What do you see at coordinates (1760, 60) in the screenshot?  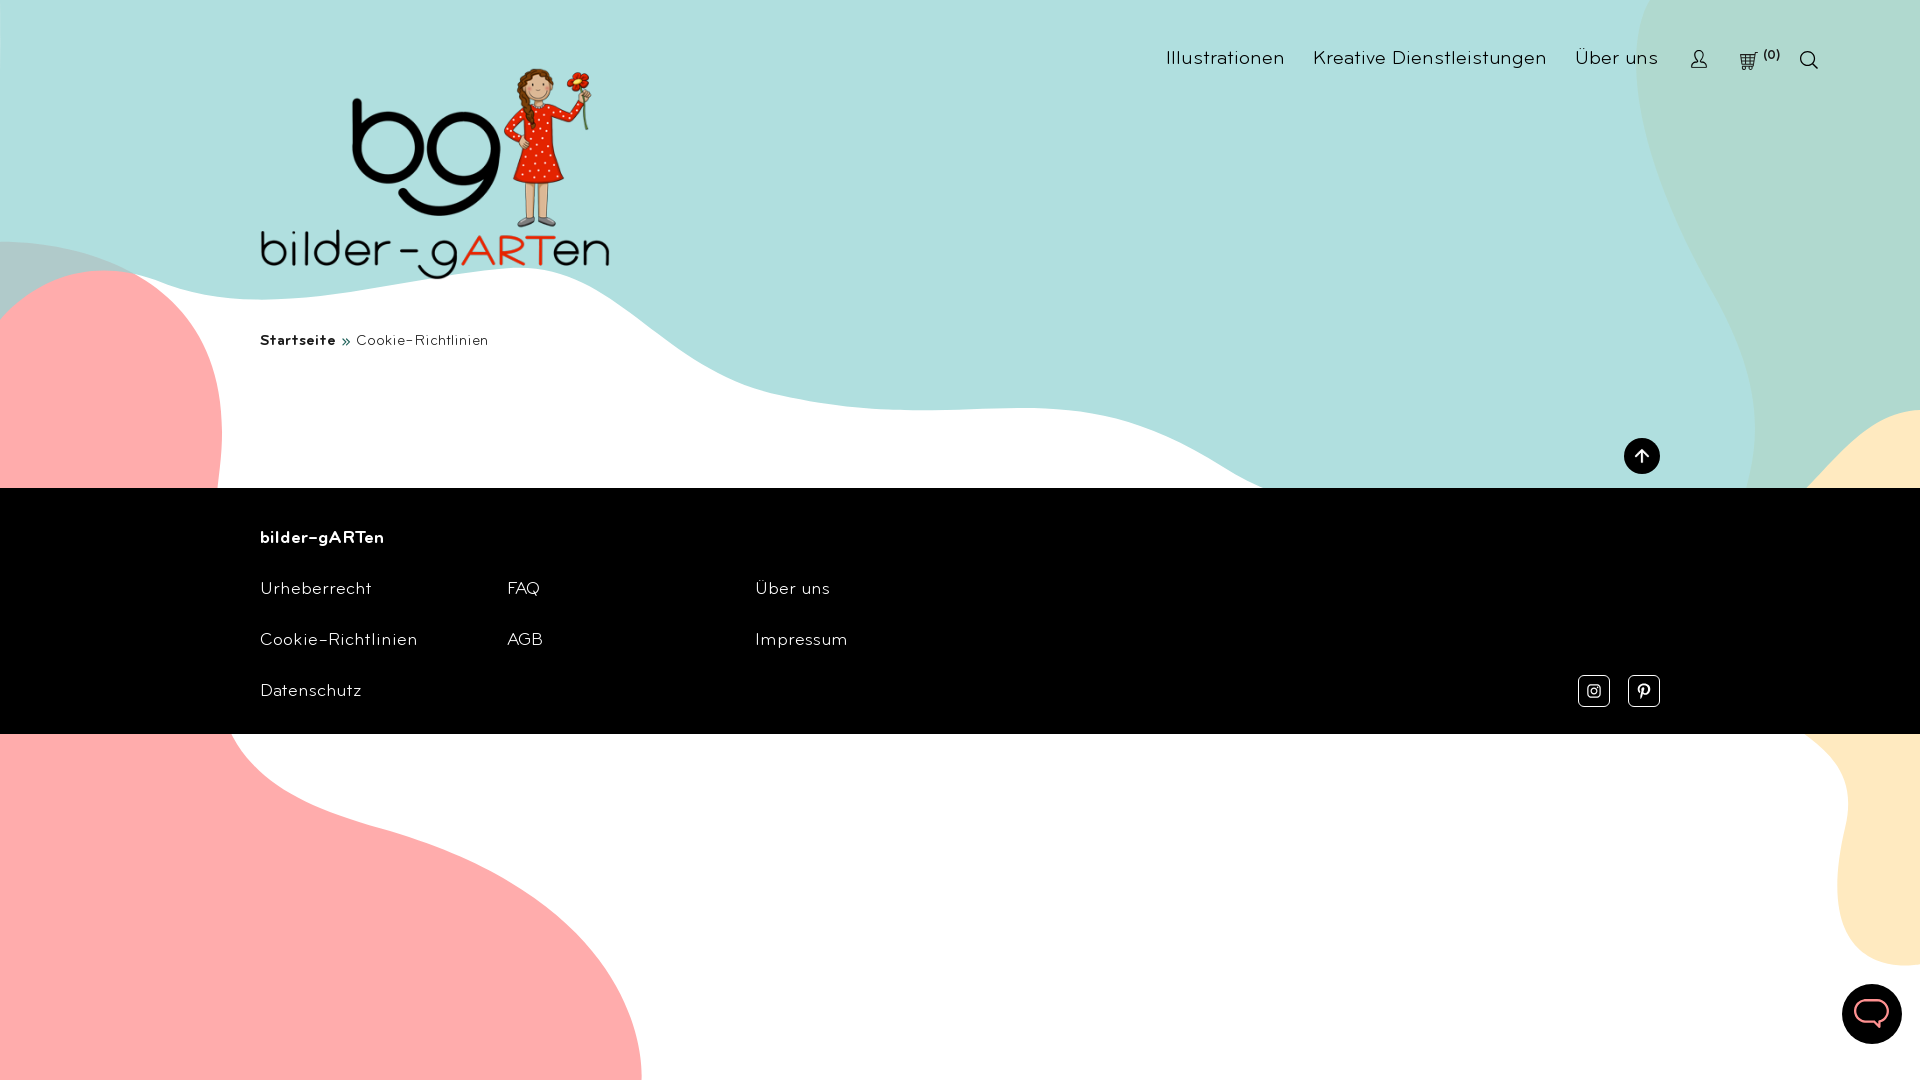 I see `'0'` at bounding box center [1760, 60].